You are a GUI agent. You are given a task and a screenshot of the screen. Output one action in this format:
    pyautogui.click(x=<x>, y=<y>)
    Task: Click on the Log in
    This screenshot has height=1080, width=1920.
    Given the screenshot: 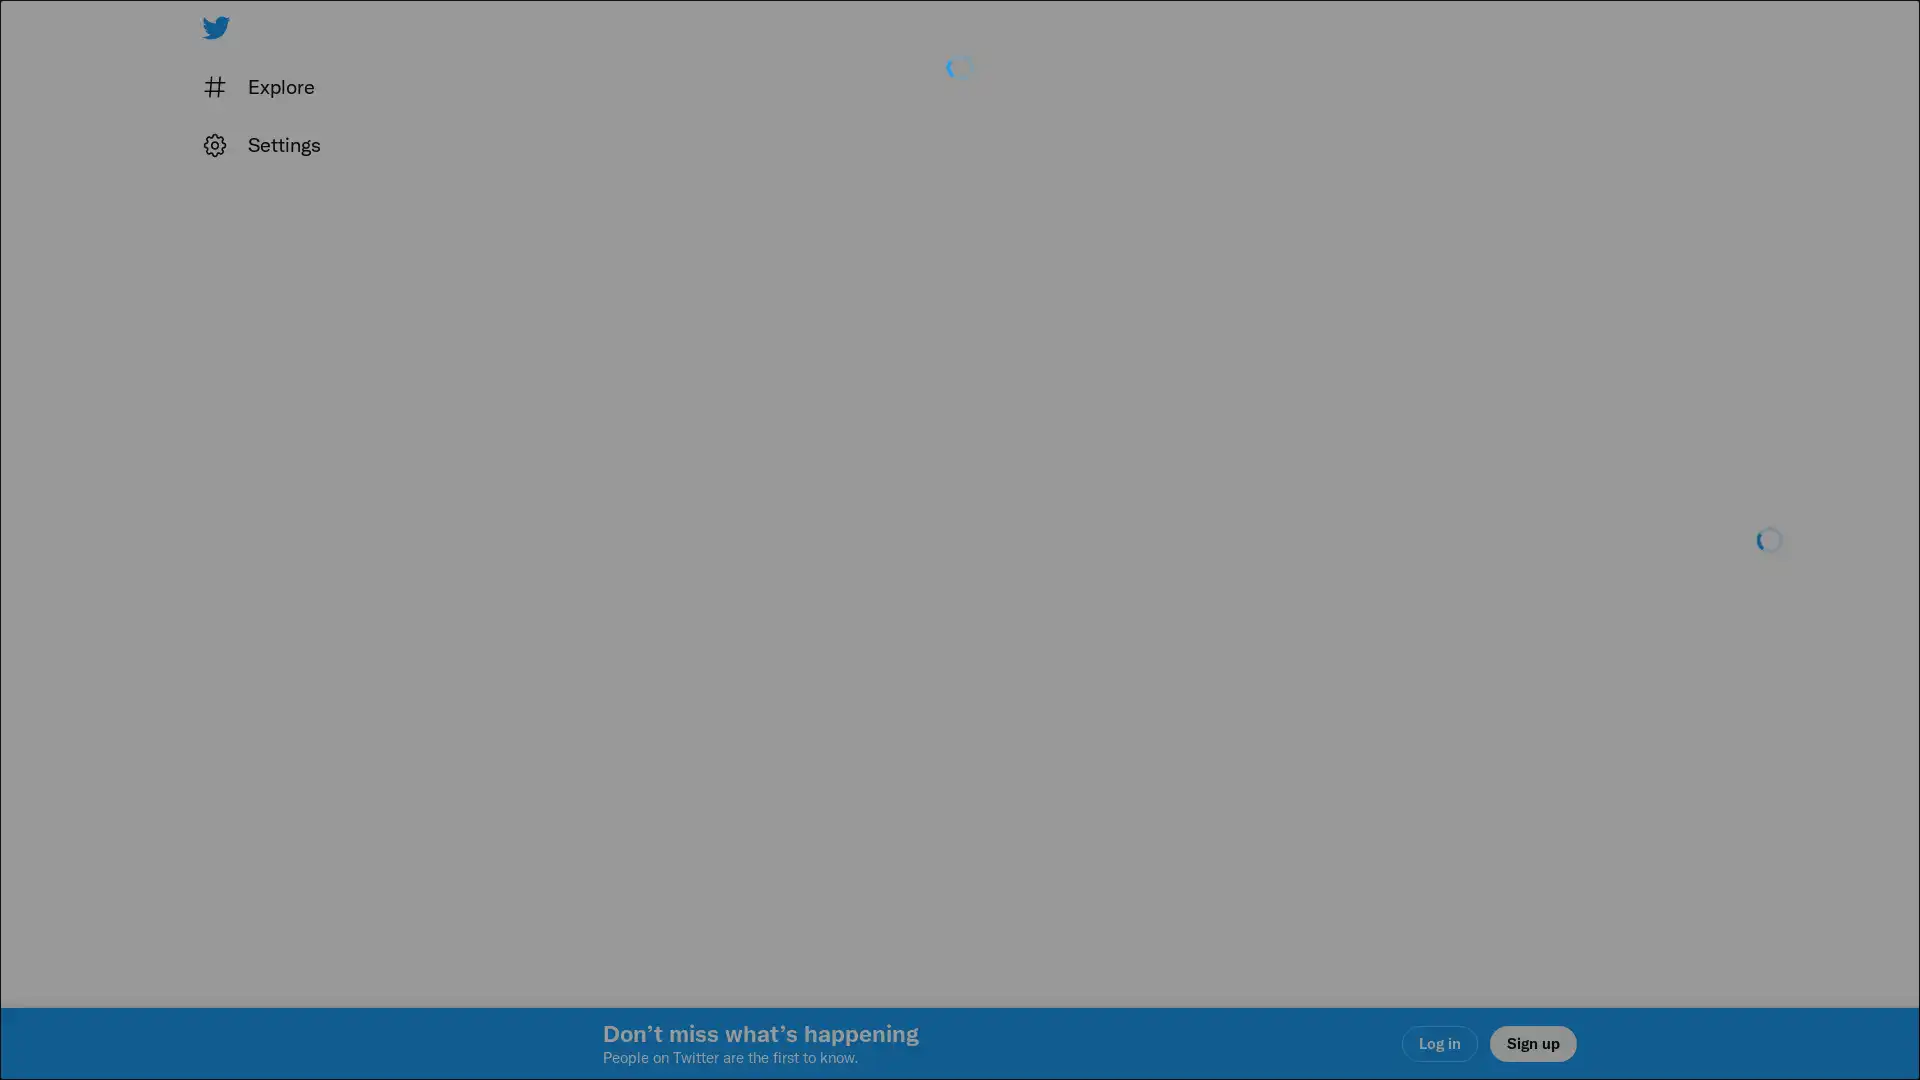 What is the action you would take?
    pyautogui.click(x=1200, y=681)
    